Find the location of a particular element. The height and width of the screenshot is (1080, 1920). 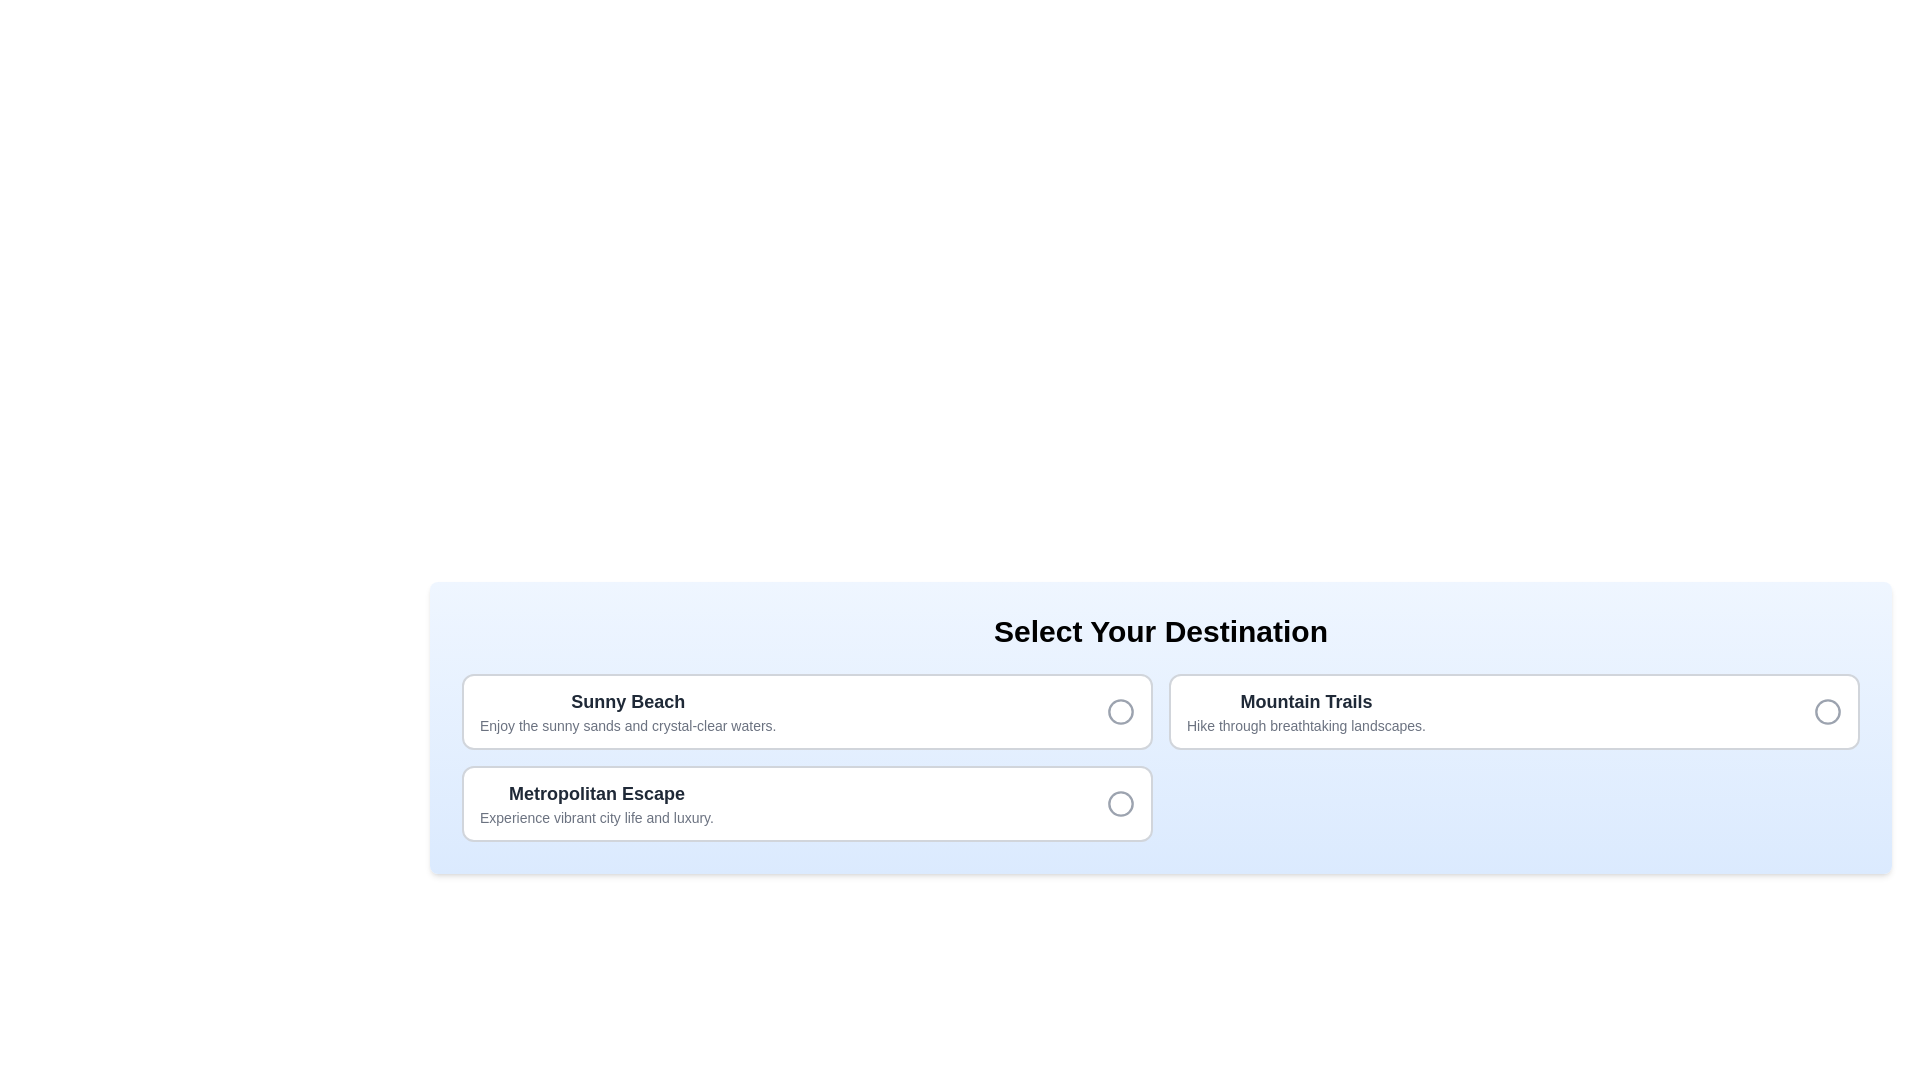

descriptive tagline text located under the heading 'Metropolitan Escape' in the lower section of the selection card is located at coordinates (595, 817).